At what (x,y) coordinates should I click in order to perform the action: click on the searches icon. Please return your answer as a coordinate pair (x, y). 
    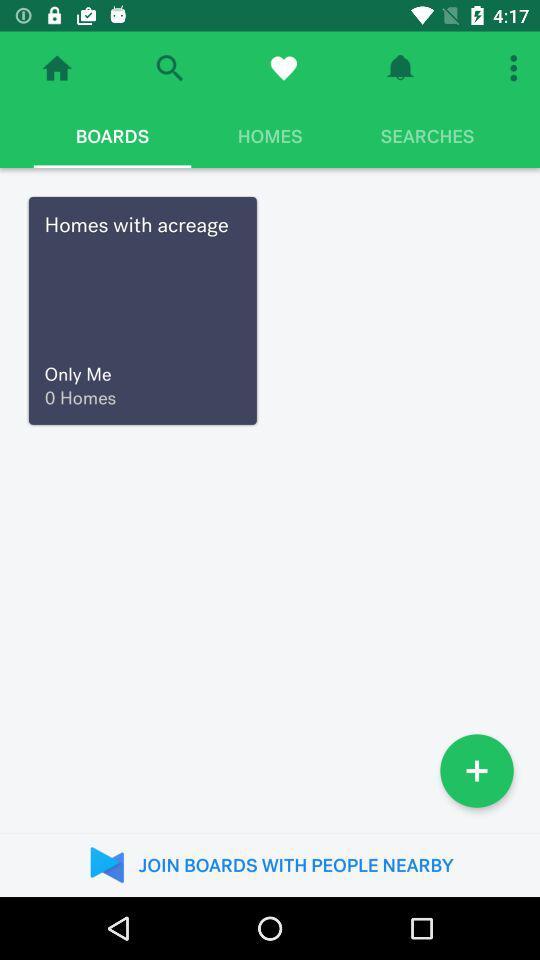
    Looking at the image, I should click on (426, 135).